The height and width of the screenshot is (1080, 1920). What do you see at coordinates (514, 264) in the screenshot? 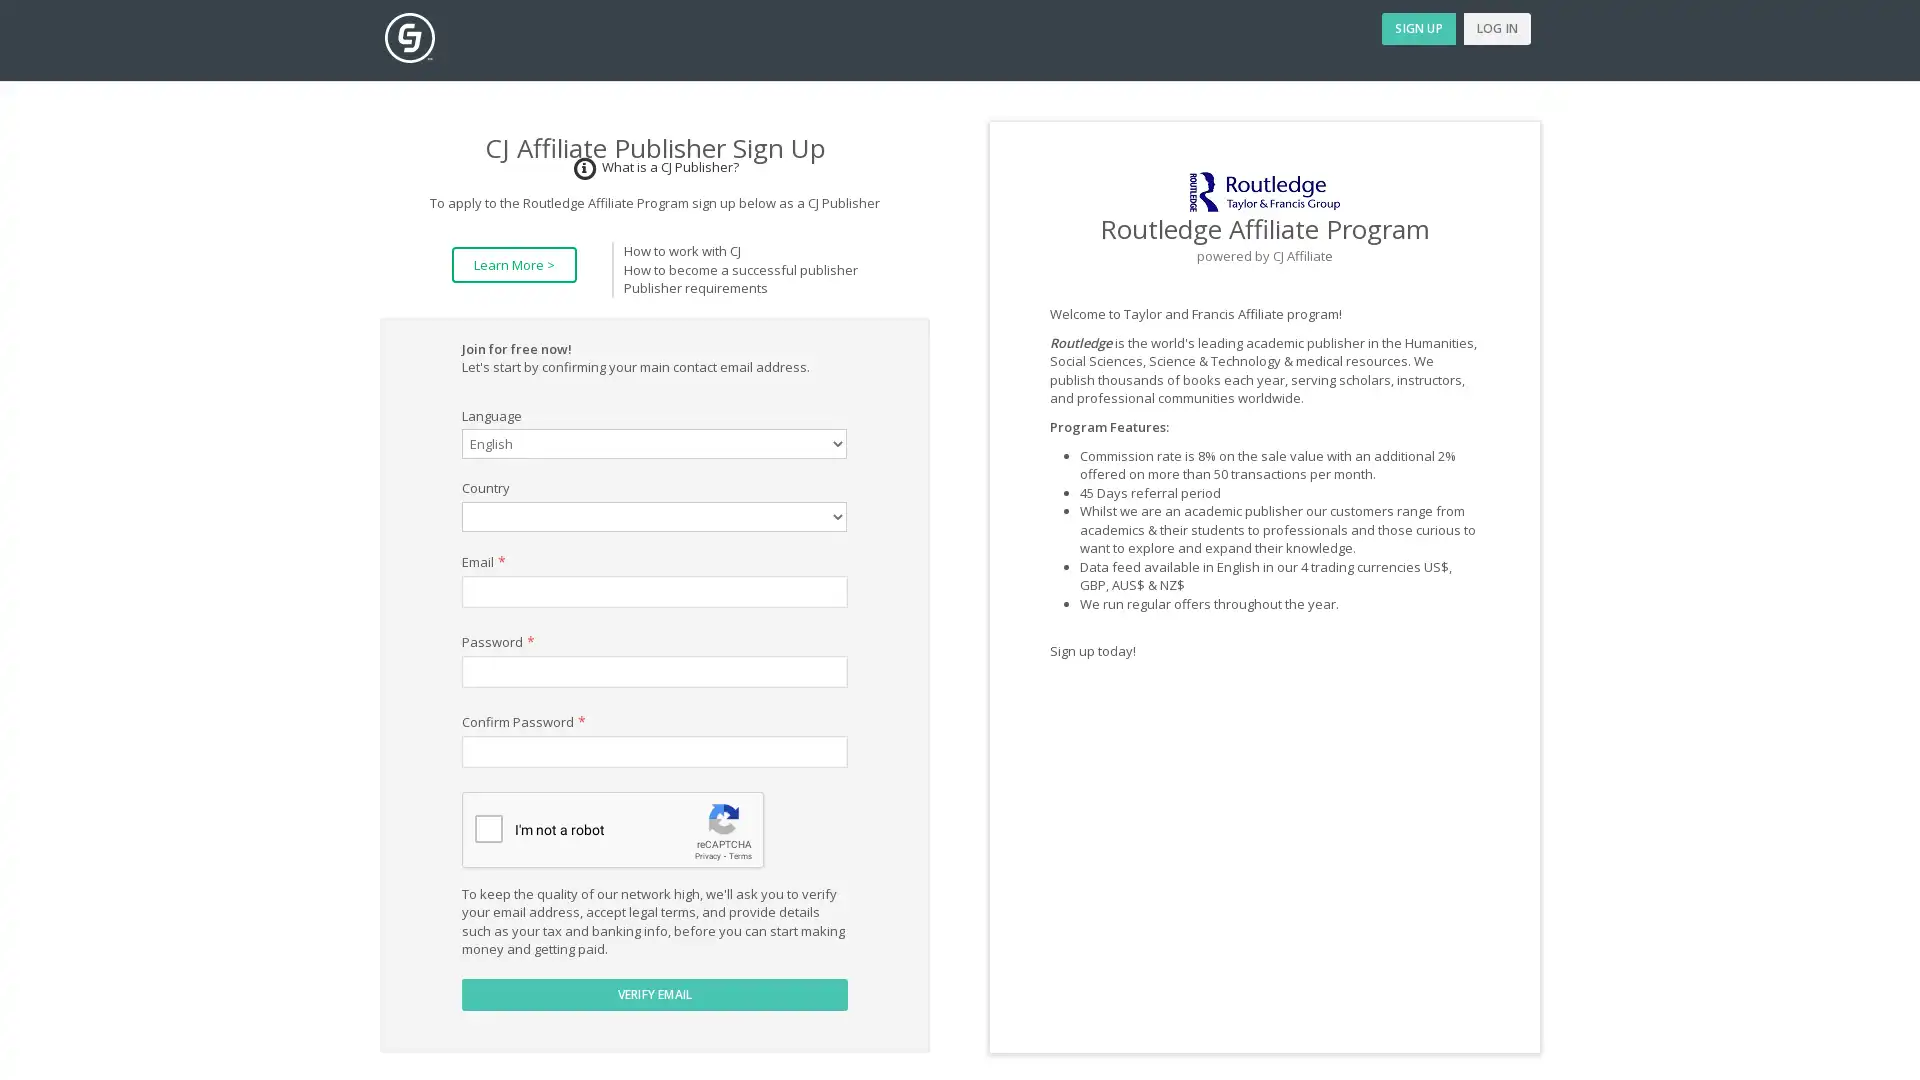
I see `Learn More >` at bounding box center [514, 264].